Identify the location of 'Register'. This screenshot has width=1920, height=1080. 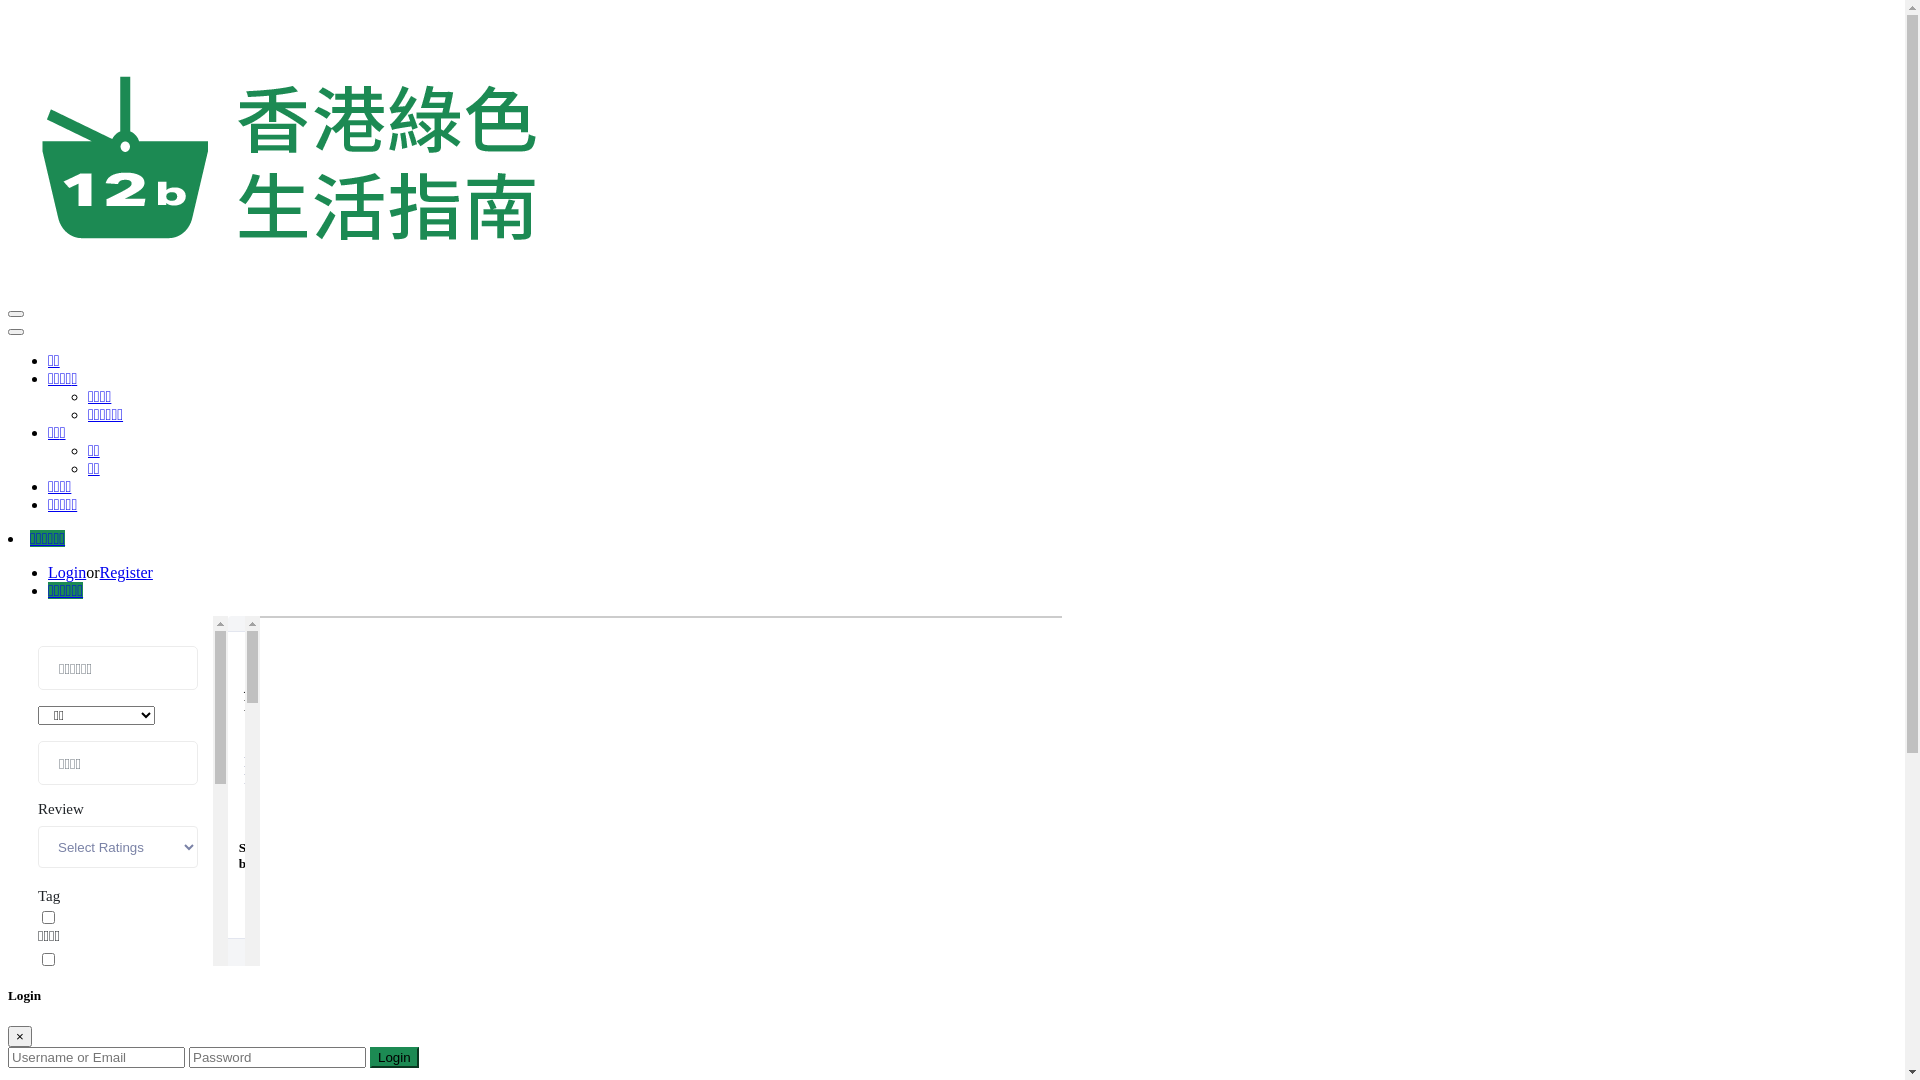
(99, 572).